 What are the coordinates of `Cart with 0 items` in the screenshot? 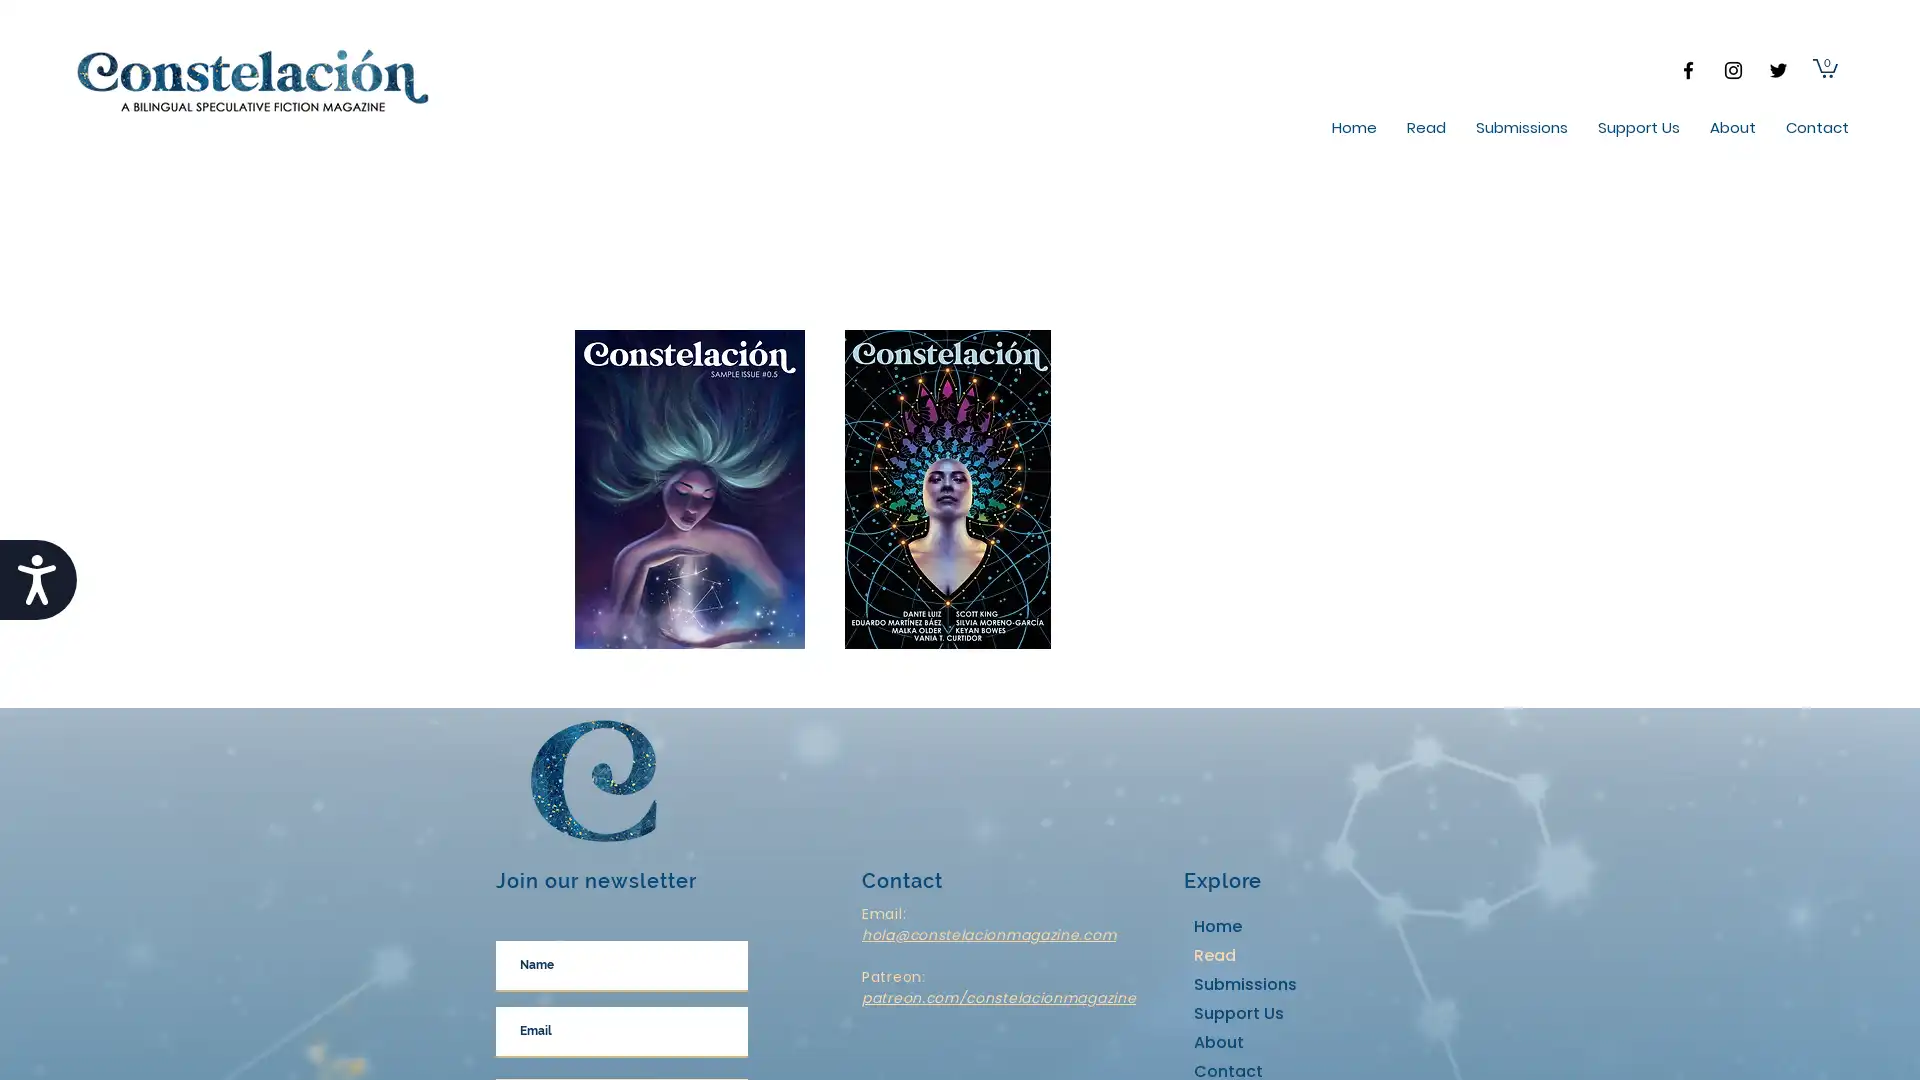 It's located at (1825, 65).